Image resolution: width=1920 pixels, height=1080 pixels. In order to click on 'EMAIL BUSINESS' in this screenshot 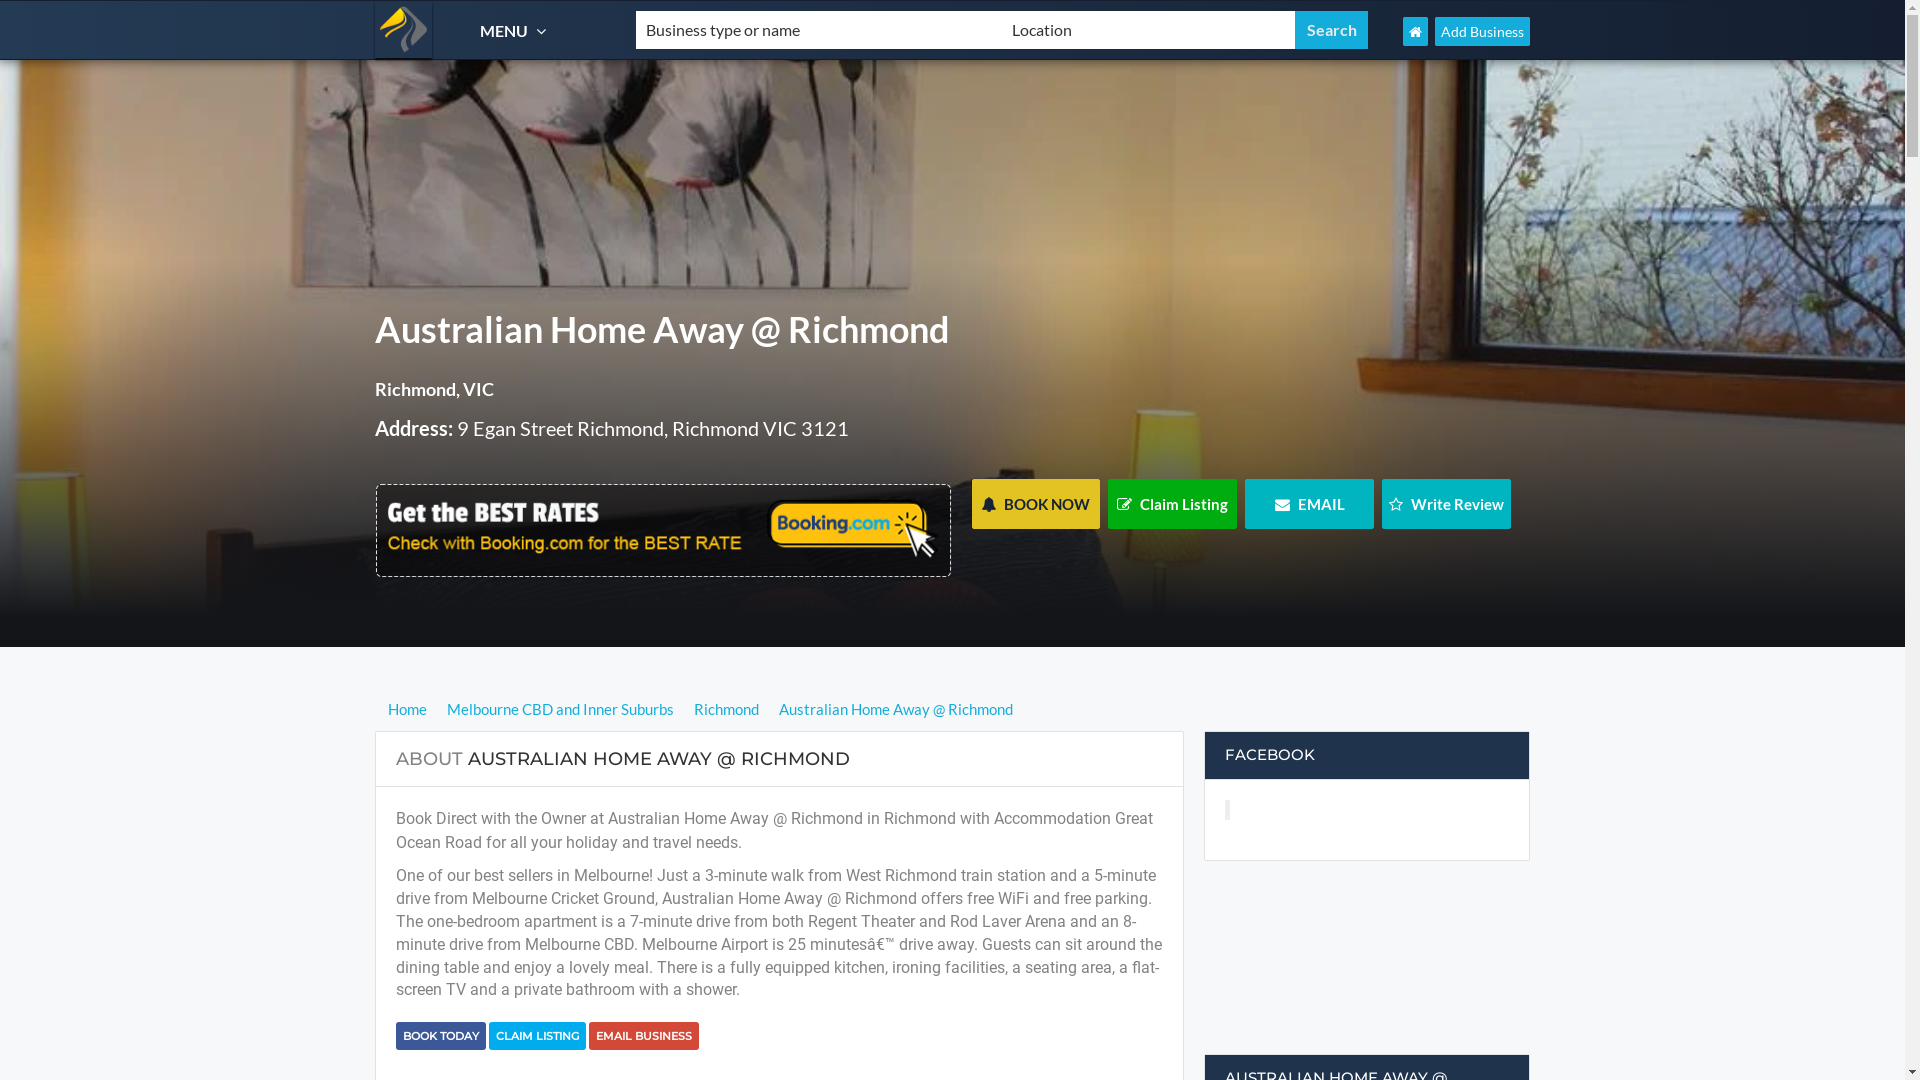, I will do `click(643, 1035)`.